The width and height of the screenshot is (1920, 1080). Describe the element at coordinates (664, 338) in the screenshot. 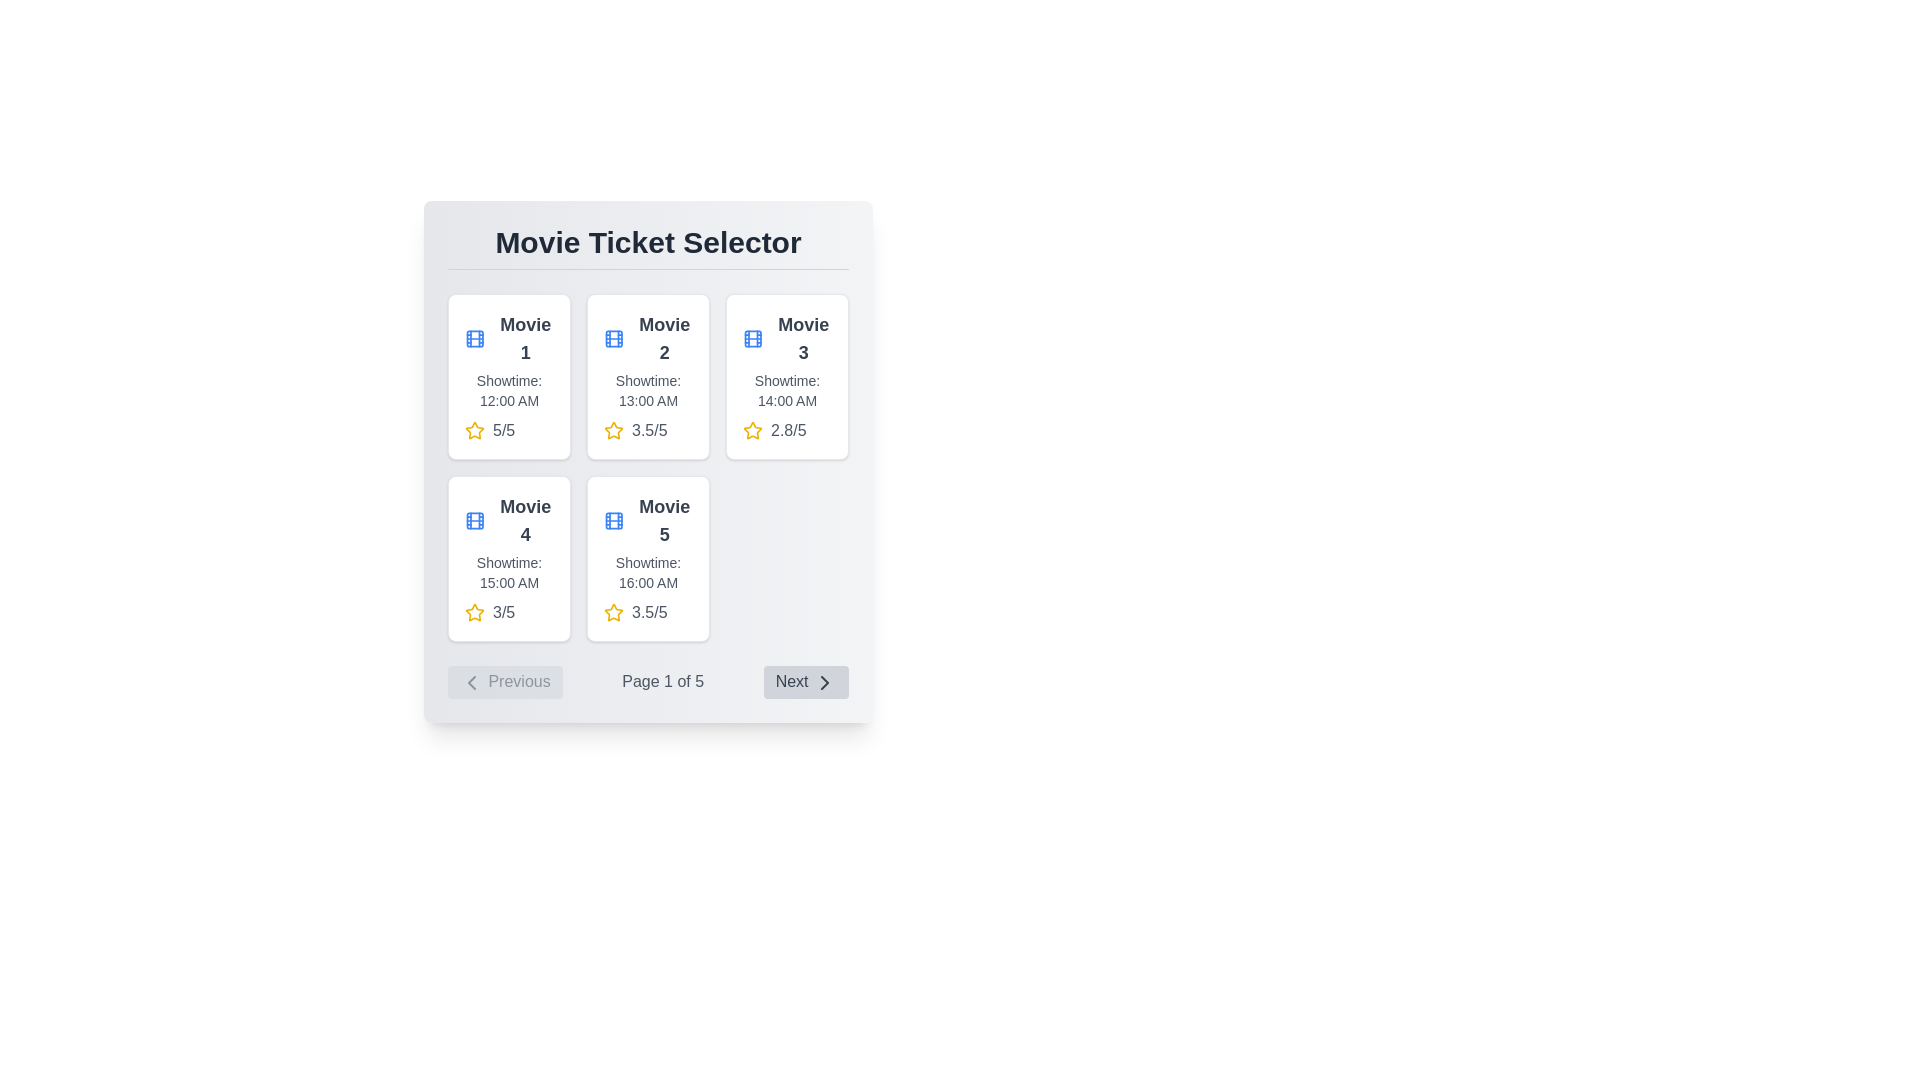

I see `the static text label that displays the title of the movie in the second card of the top row in the 'Movie Ticket Selector' interface` at that location.